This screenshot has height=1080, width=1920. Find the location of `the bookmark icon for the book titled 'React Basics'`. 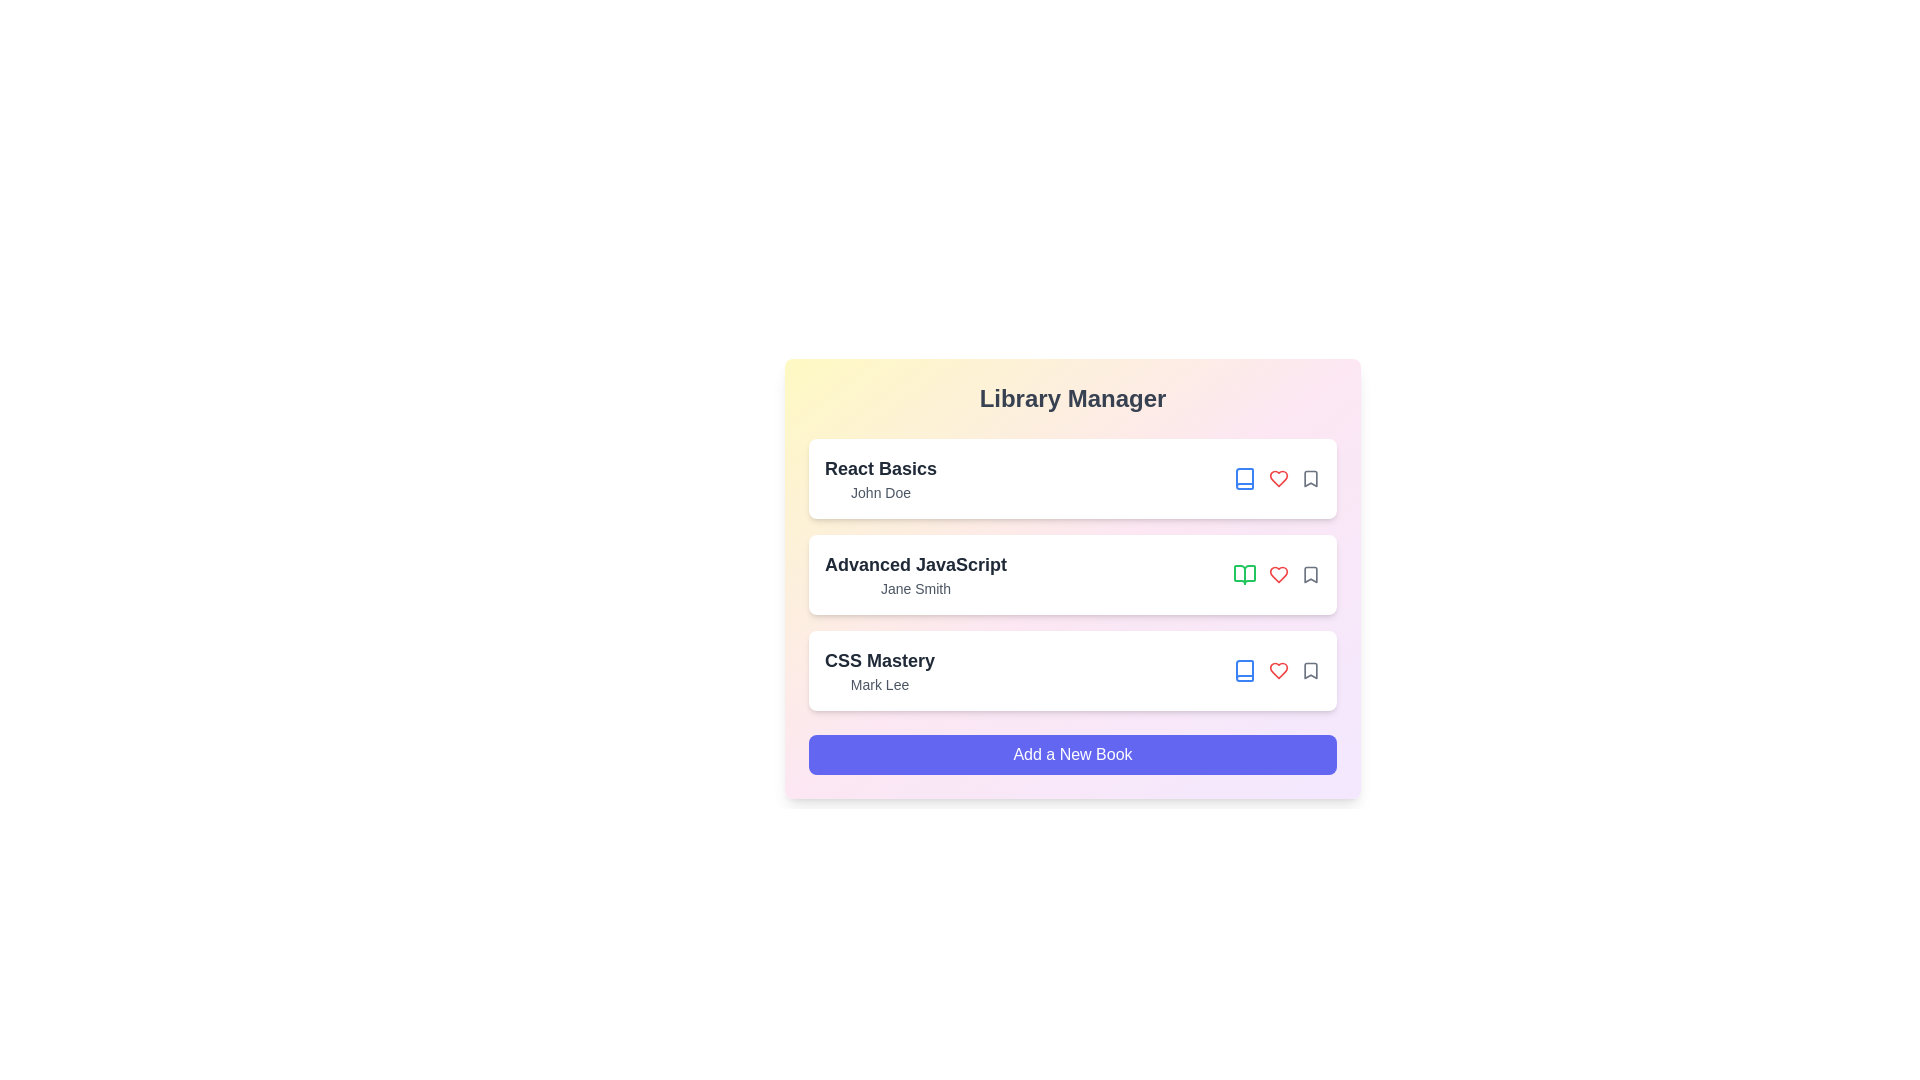

the bookmark icon for the book titled 'React Basics' is located at coordinates (1310, 478).